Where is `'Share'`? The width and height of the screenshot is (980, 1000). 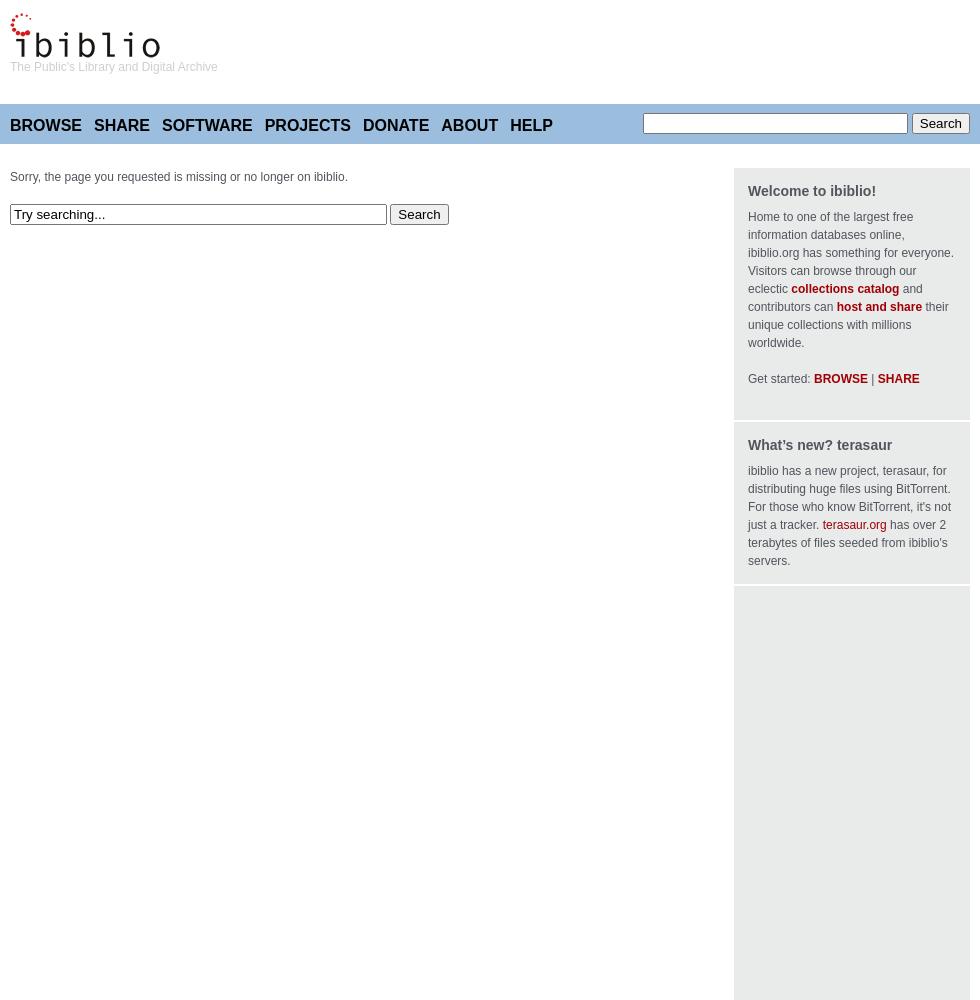 'Share' is located at coordinates (93, 125).